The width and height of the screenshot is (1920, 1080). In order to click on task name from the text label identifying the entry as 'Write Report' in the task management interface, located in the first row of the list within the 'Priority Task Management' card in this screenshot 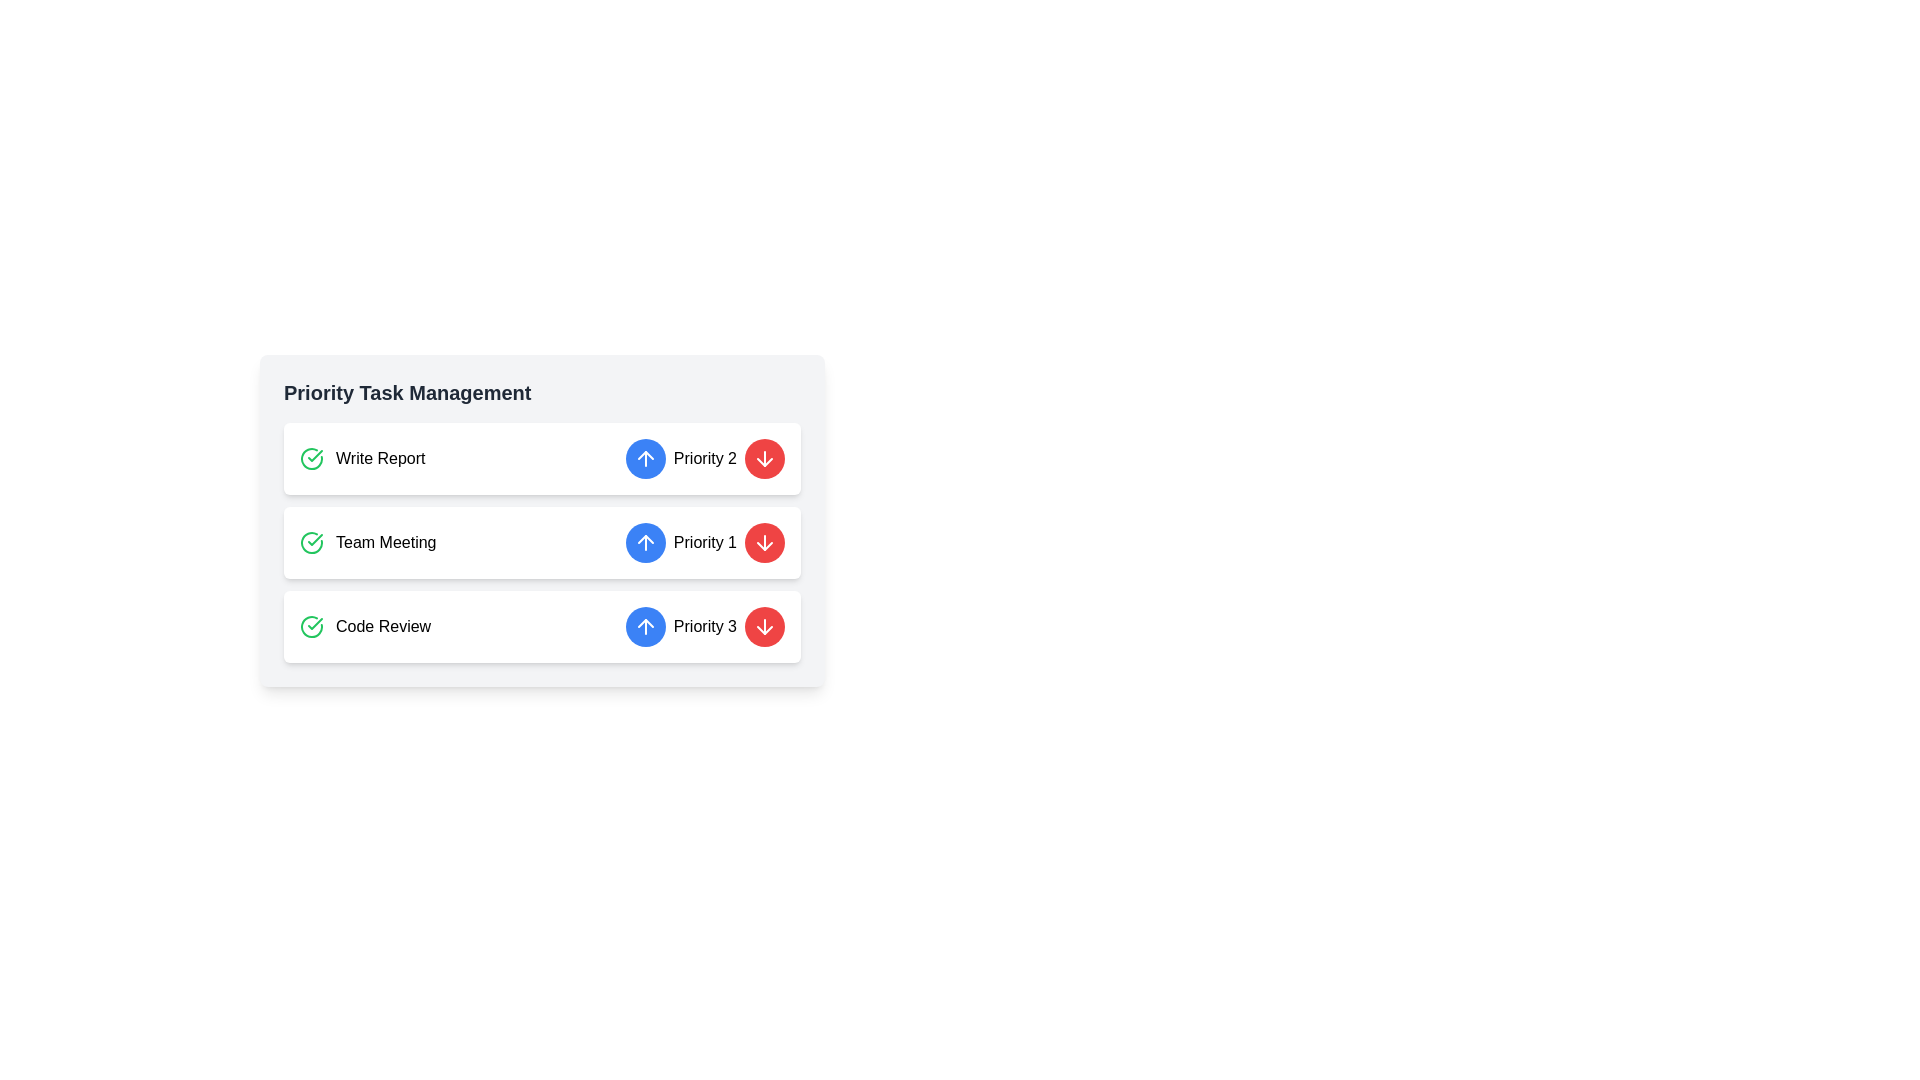, I will do `click(380, 459)`.